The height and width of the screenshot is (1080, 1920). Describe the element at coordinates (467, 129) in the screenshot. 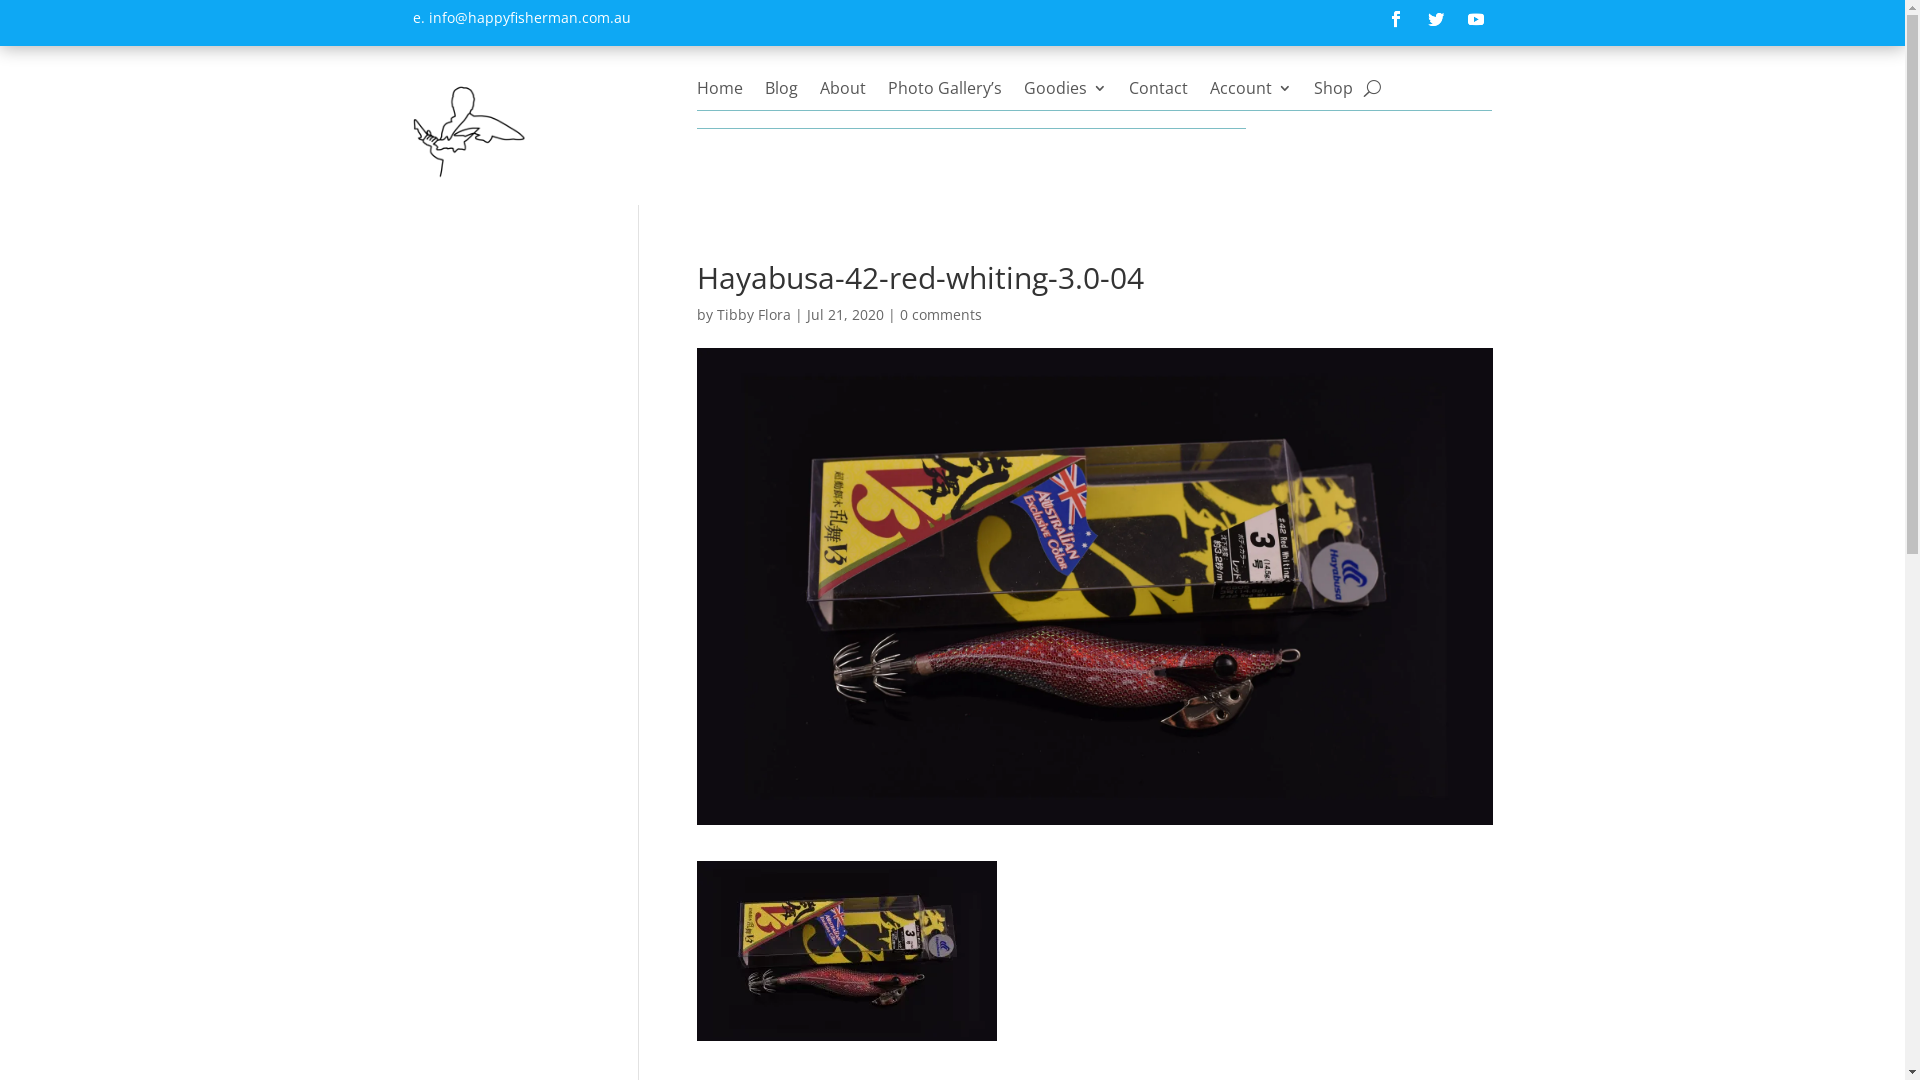

I see `'cropped-logo-black-600.png'` at that location.